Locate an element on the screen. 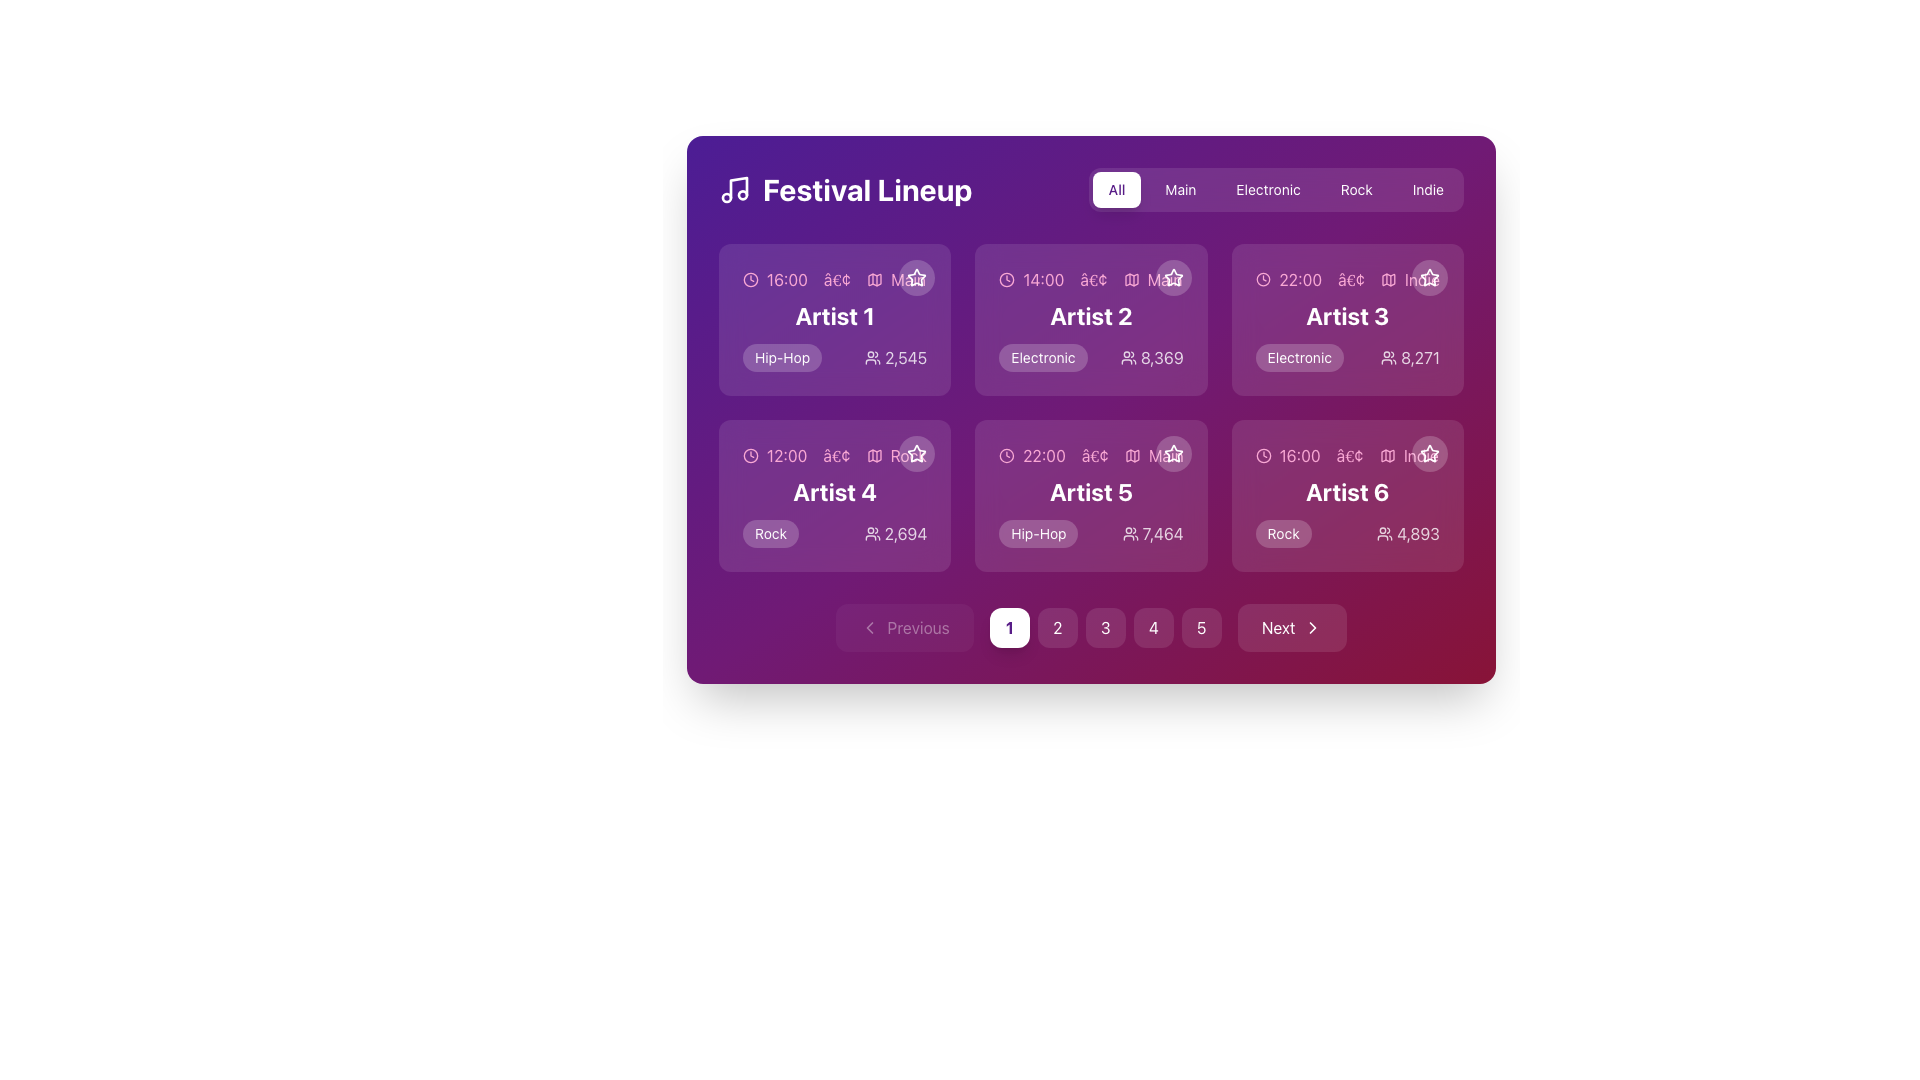 Image resolution: width=1920 pixels, height=1080 pixels. the category information displayed in the 'Electronic' label, which is styled with a rounded background and appears within the card for 'Artist 3' in the third column of the grid is located at coordinates (1299, 357).